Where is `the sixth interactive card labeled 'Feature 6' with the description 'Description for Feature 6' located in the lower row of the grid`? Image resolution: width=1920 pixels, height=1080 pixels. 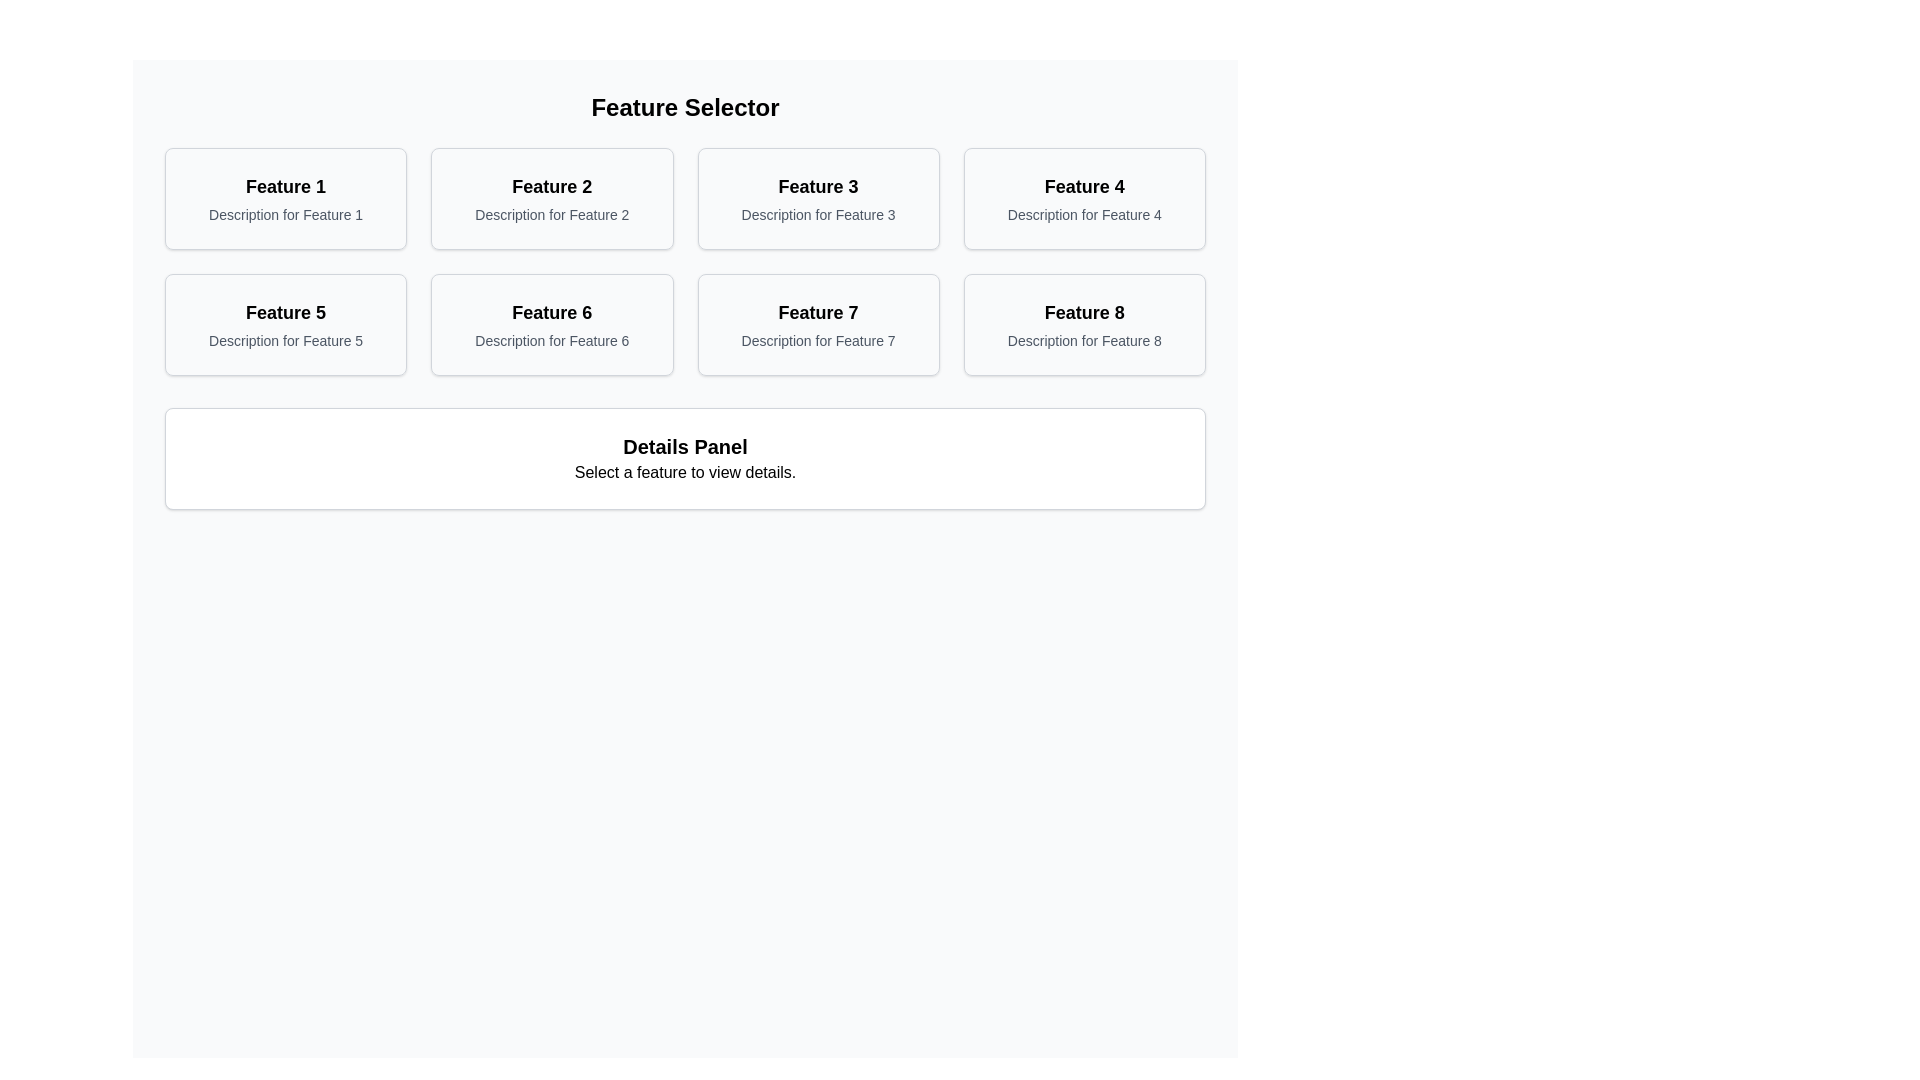
the sixth interactive card labeled 'Feature 6' with the description 'Description for Feature 6' located in the lower row of the grid is located at coordinates (552, 323).